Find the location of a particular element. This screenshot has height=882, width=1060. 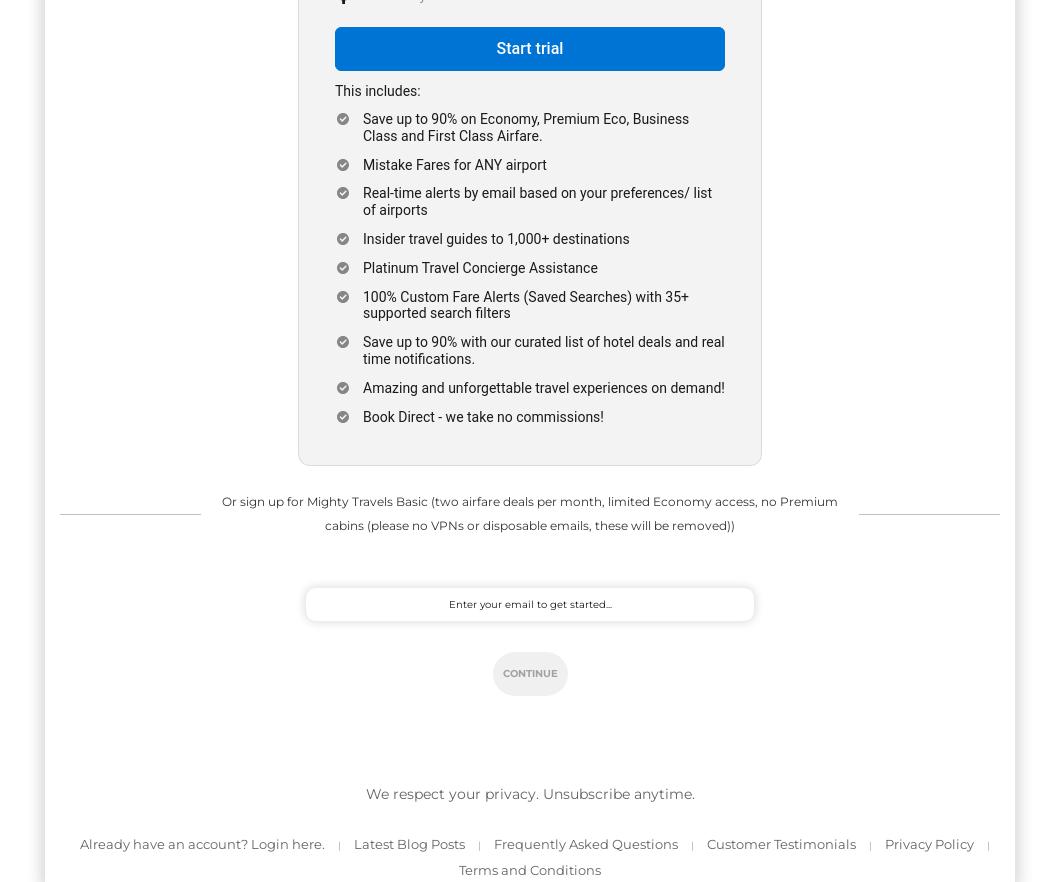

'We respect your privacy. Unsubscribe anytime.' is located at coordinates (528, 792).